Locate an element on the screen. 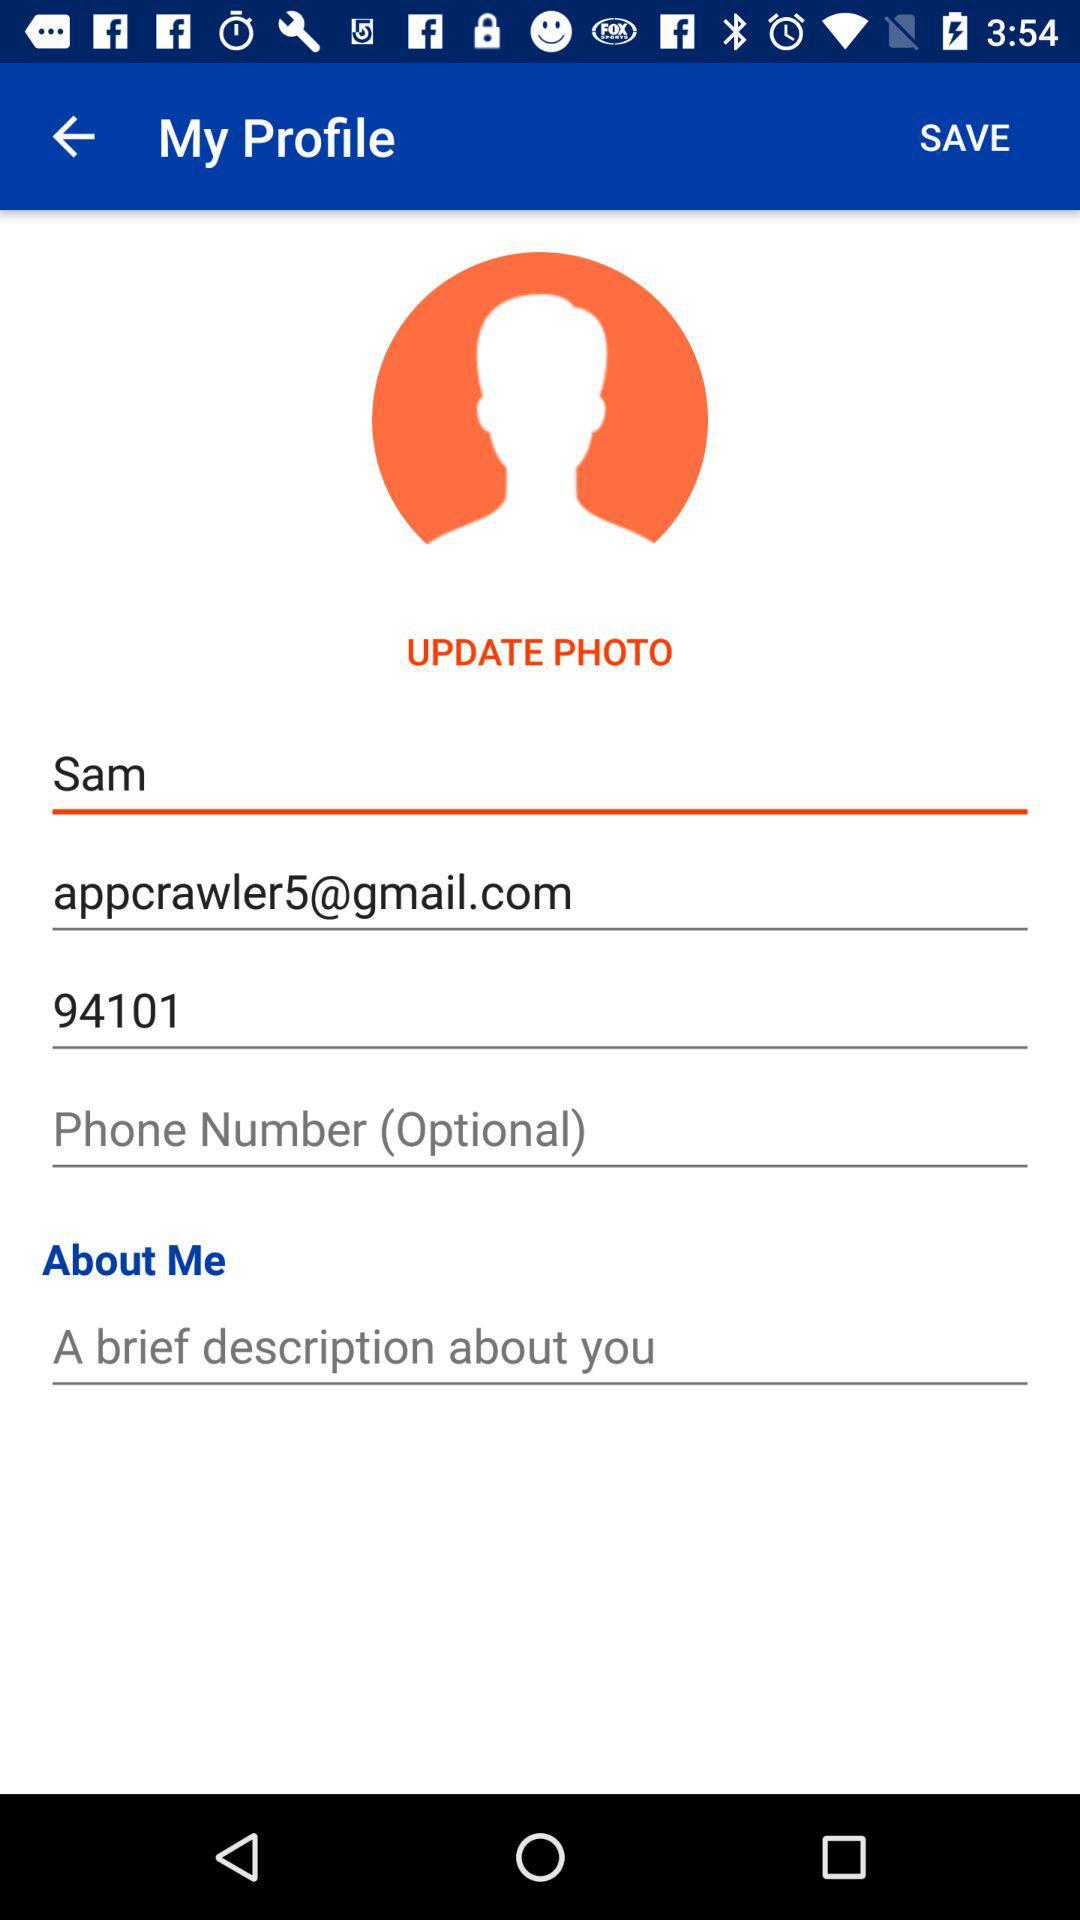  brief self description is located at coordinates (540, 1346).